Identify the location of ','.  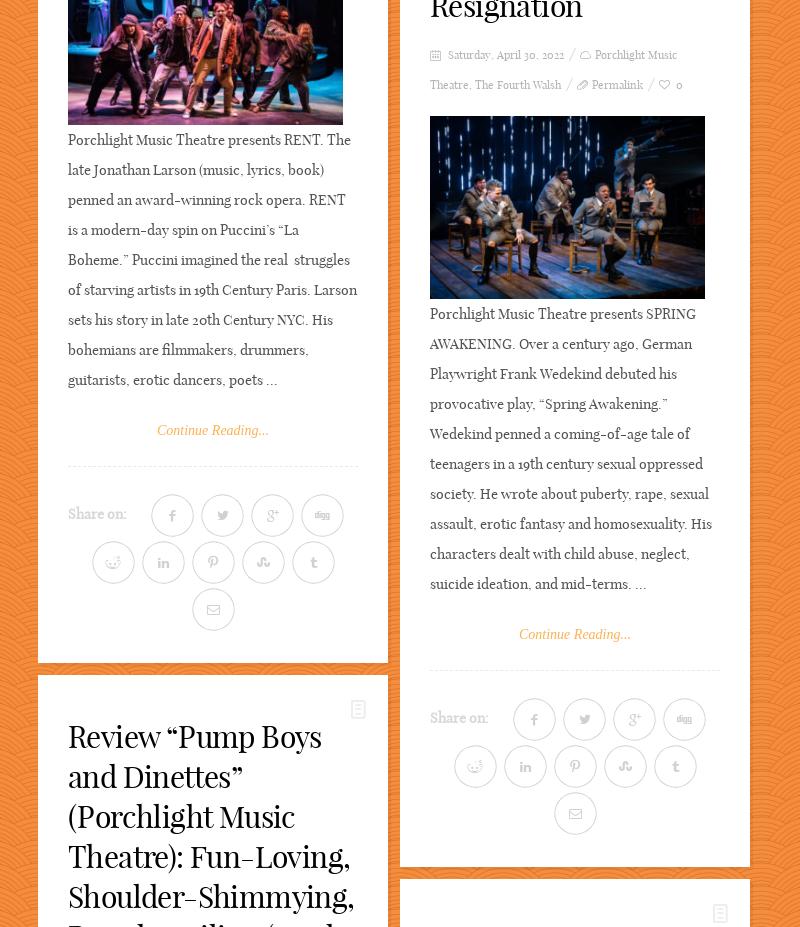
(472, 84).